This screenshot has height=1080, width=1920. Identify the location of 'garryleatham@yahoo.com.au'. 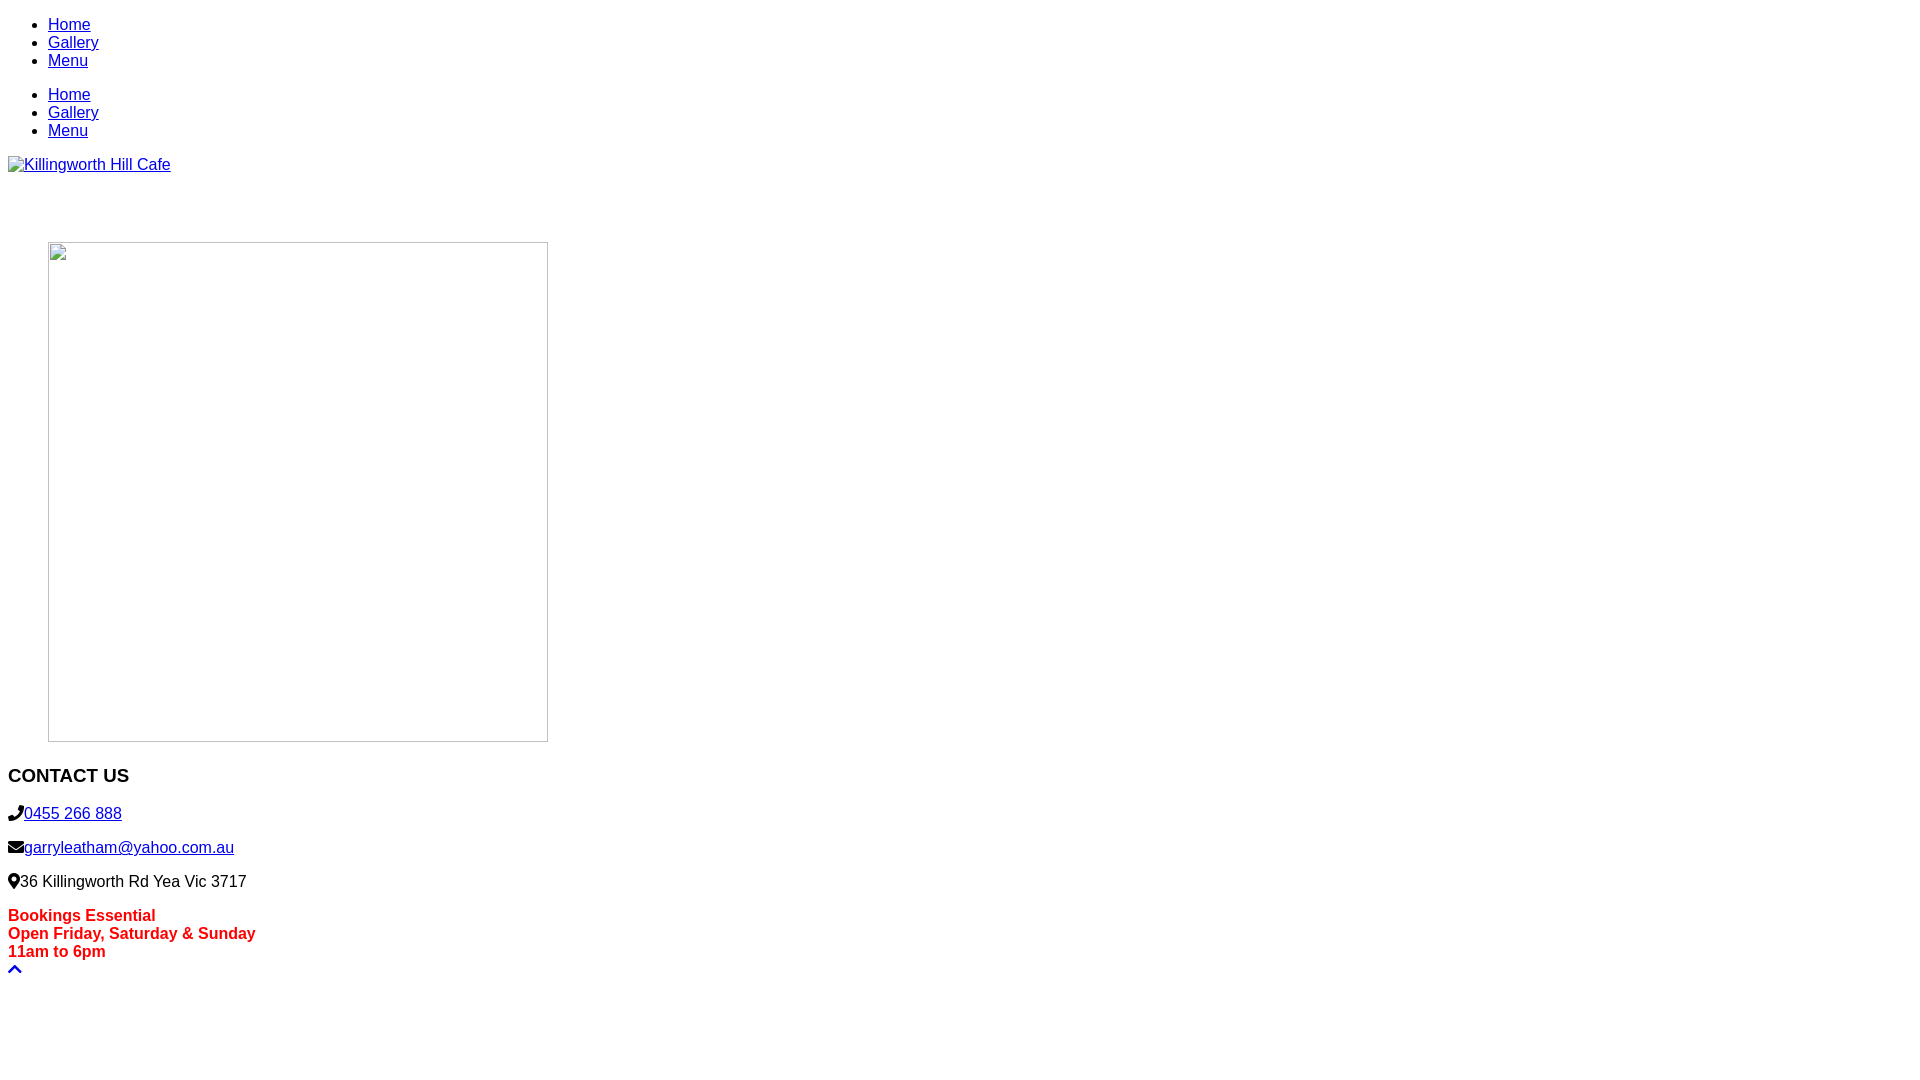
(128, 847).